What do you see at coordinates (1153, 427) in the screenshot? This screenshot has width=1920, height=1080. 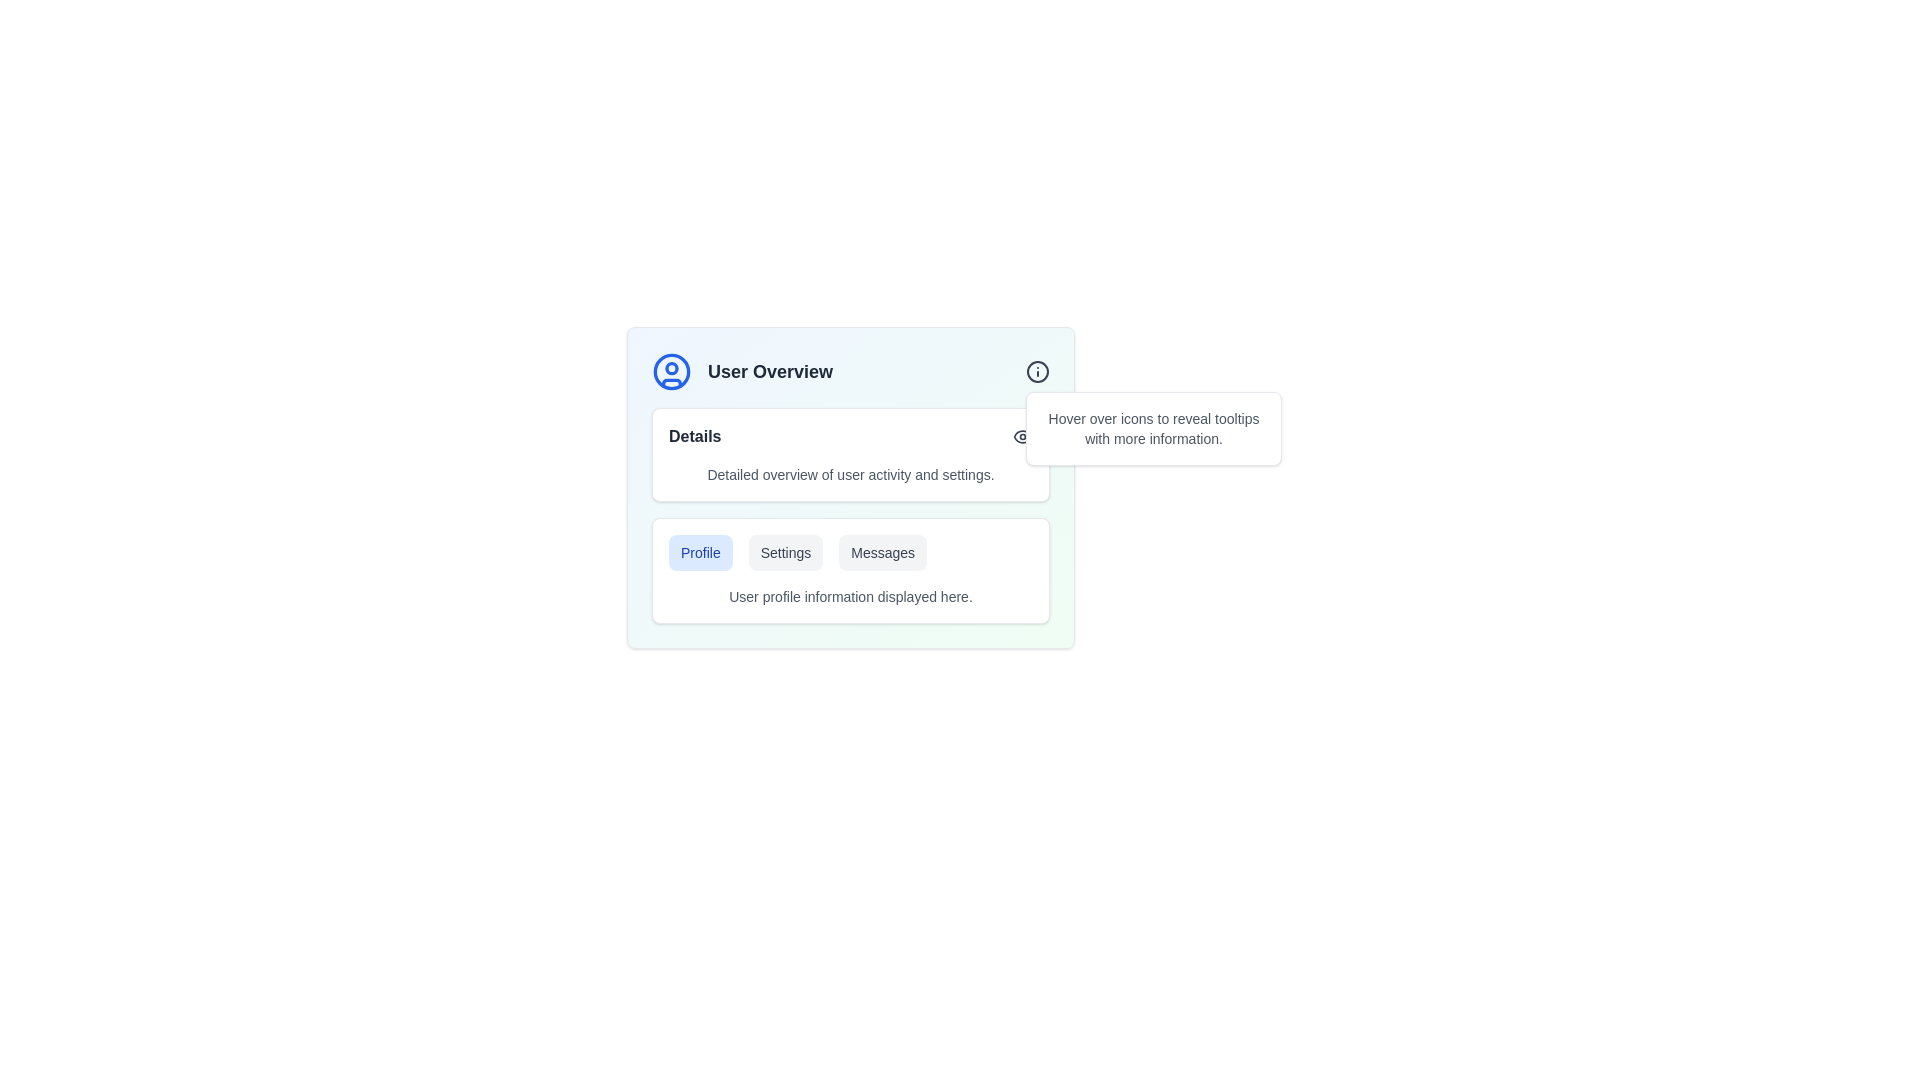 I see `the tooltip with the message 'Hover over icons` at bounding box center [1153, 427].